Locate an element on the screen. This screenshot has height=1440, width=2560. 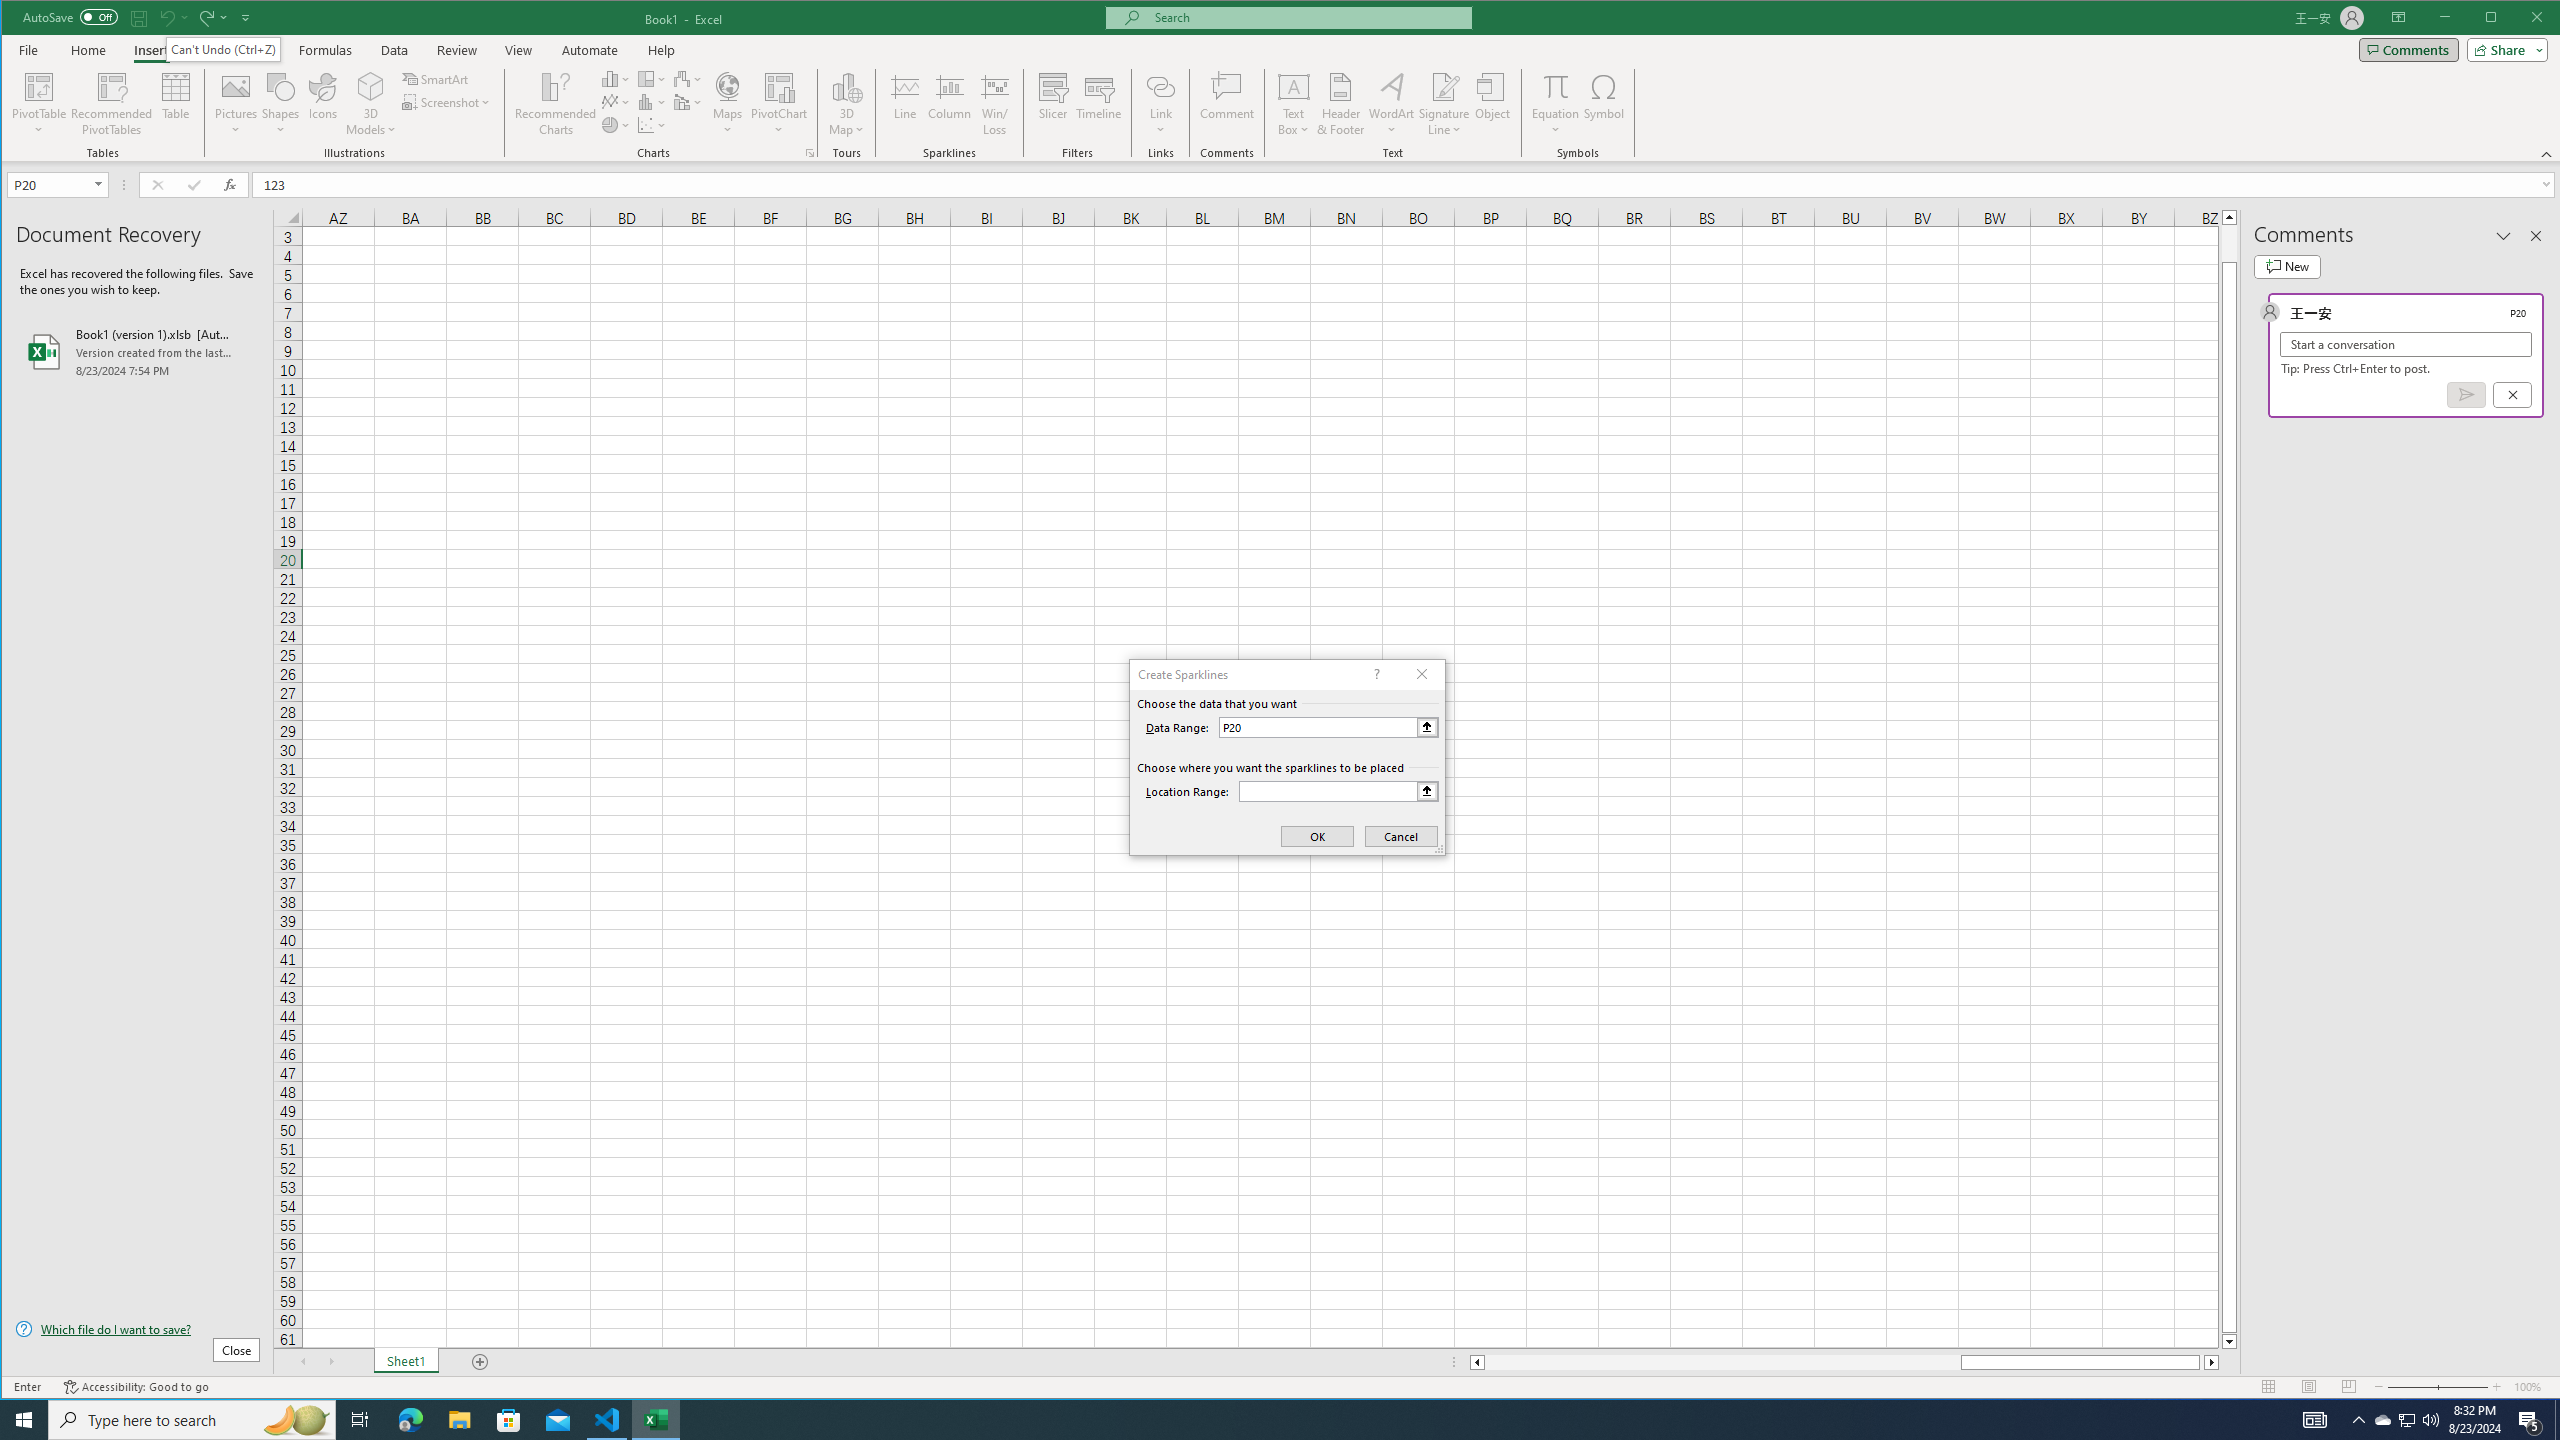
'Recommended PivotTables' is located at coordinates (111, 103).